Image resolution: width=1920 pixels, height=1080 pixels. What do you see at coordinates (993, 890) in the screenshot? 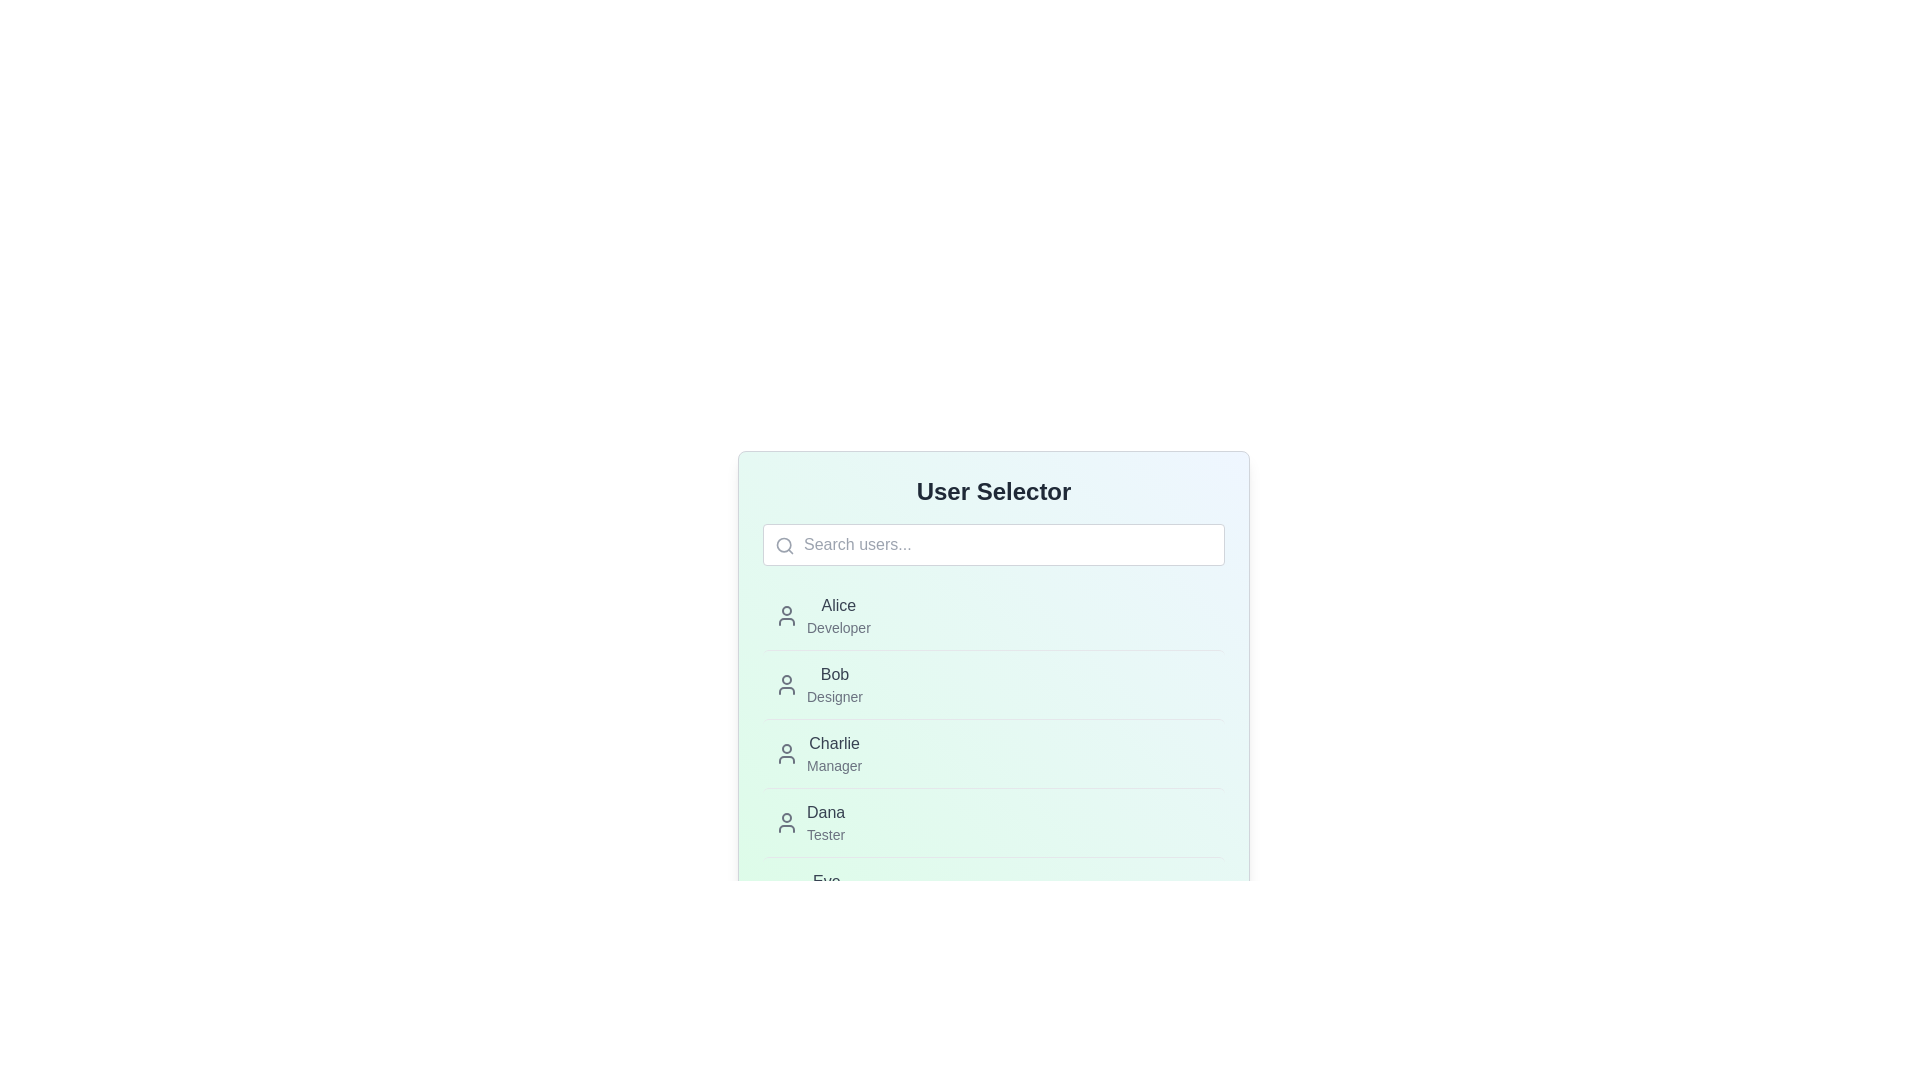
I see `the last user entry list item, which has a green background and displays 'Eve' as the user name with 'Admin' below it` at bounding box center [993, 890].